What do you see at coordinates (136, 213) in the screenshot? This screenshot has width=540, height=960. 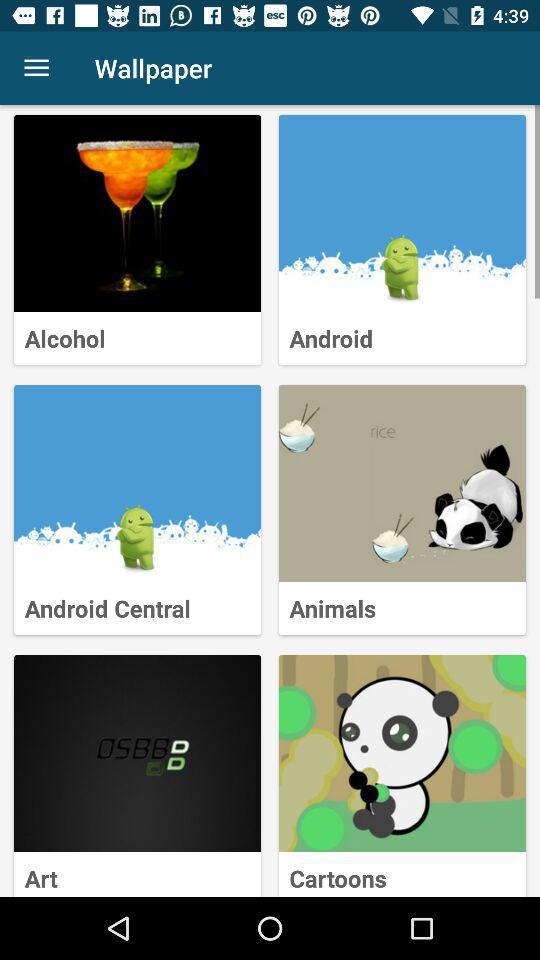 I see `an alcohol wallpaper` at bounding box center [136, 213].